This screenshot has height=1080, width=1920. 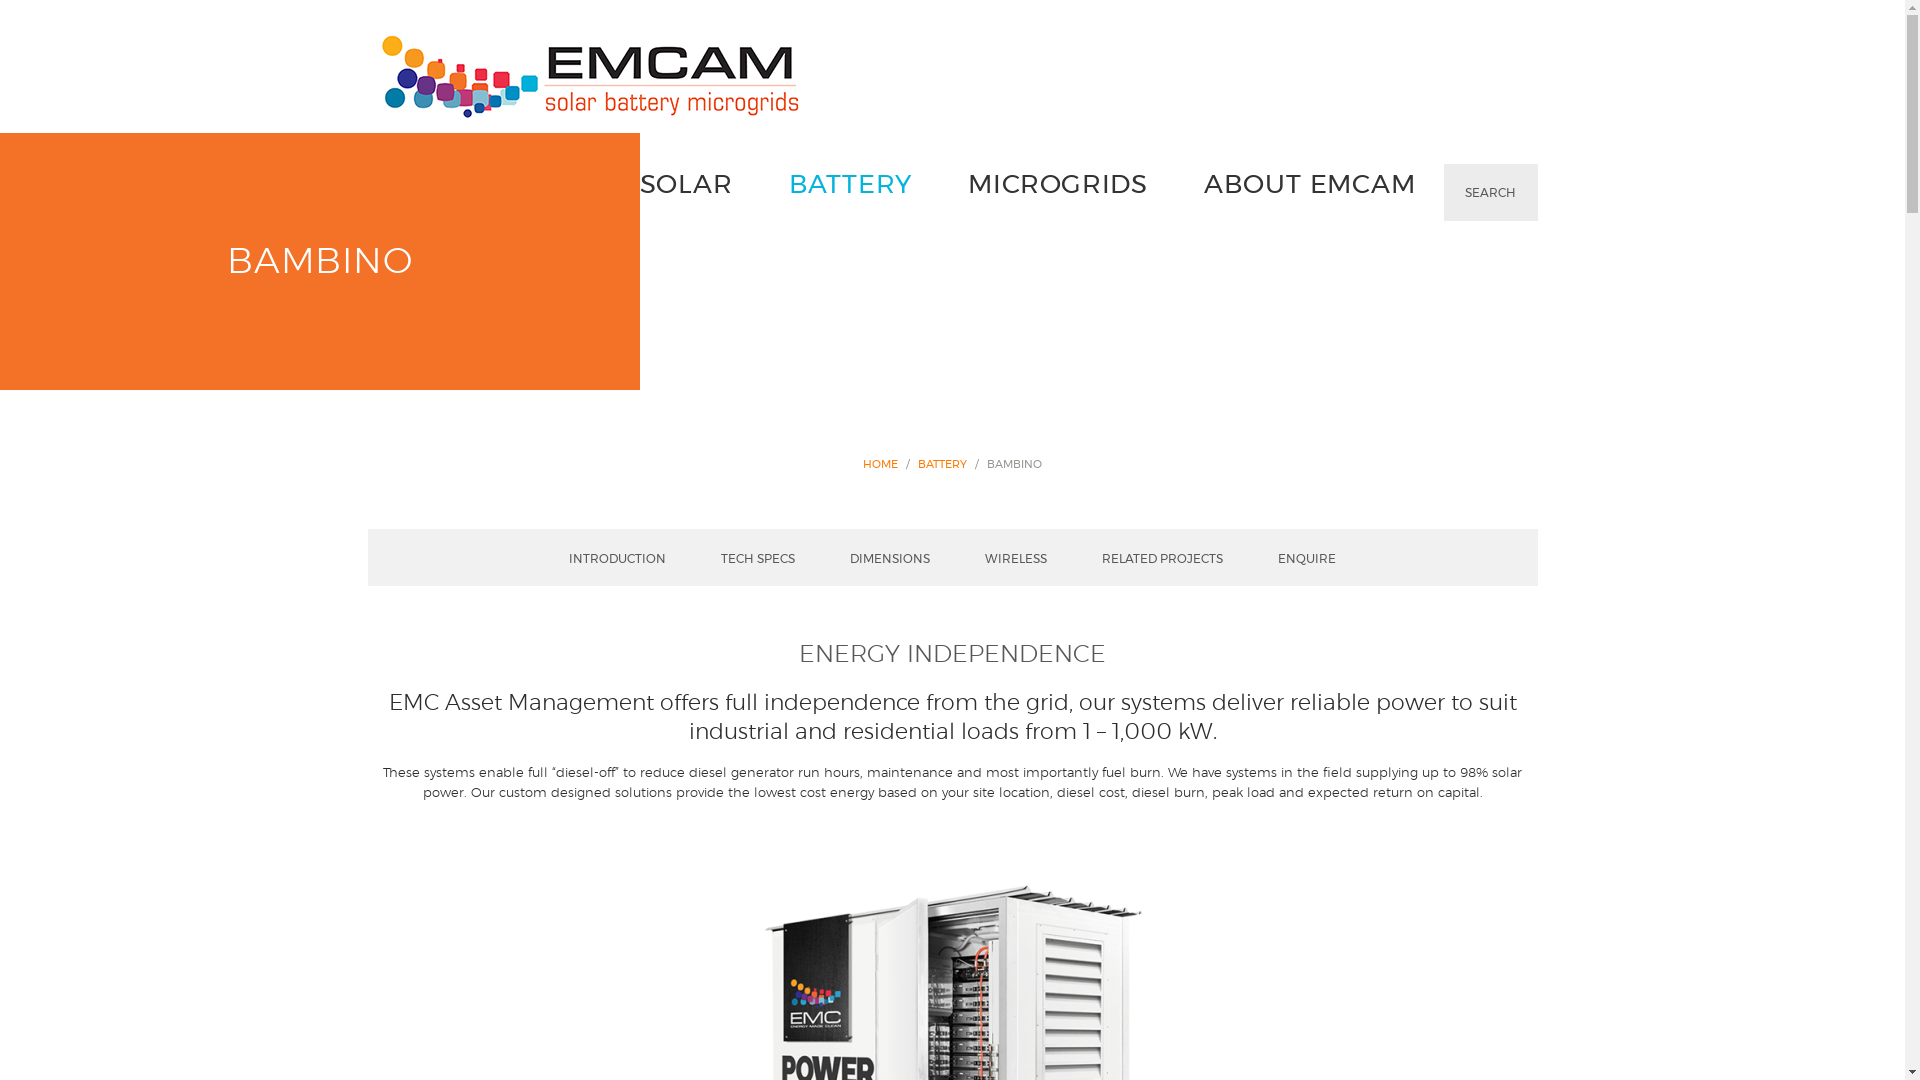 What do you see at coordinates (1016, 559) in the screenshot?
I see `'WIRELESS'` at bounding box center [1016, 559].